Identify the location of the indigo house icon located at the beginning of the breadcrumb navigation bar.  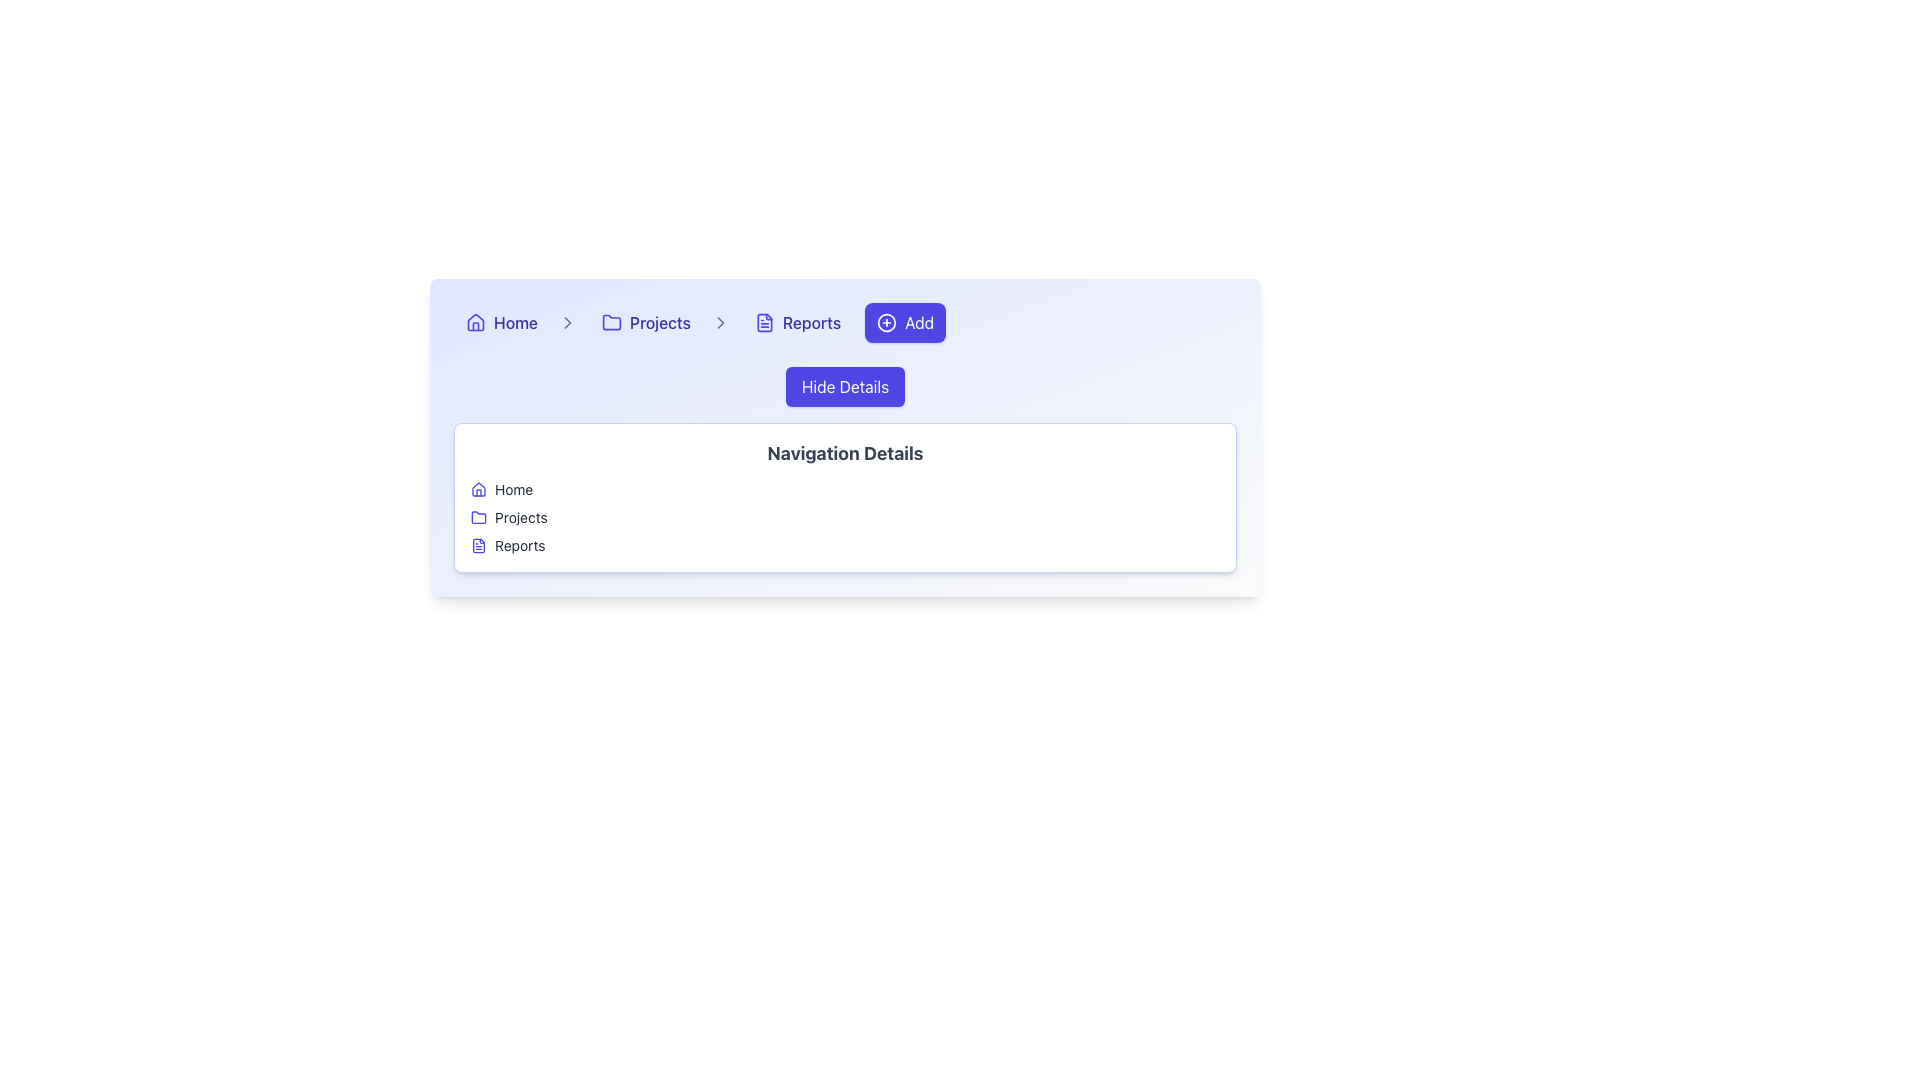
(474, 322).